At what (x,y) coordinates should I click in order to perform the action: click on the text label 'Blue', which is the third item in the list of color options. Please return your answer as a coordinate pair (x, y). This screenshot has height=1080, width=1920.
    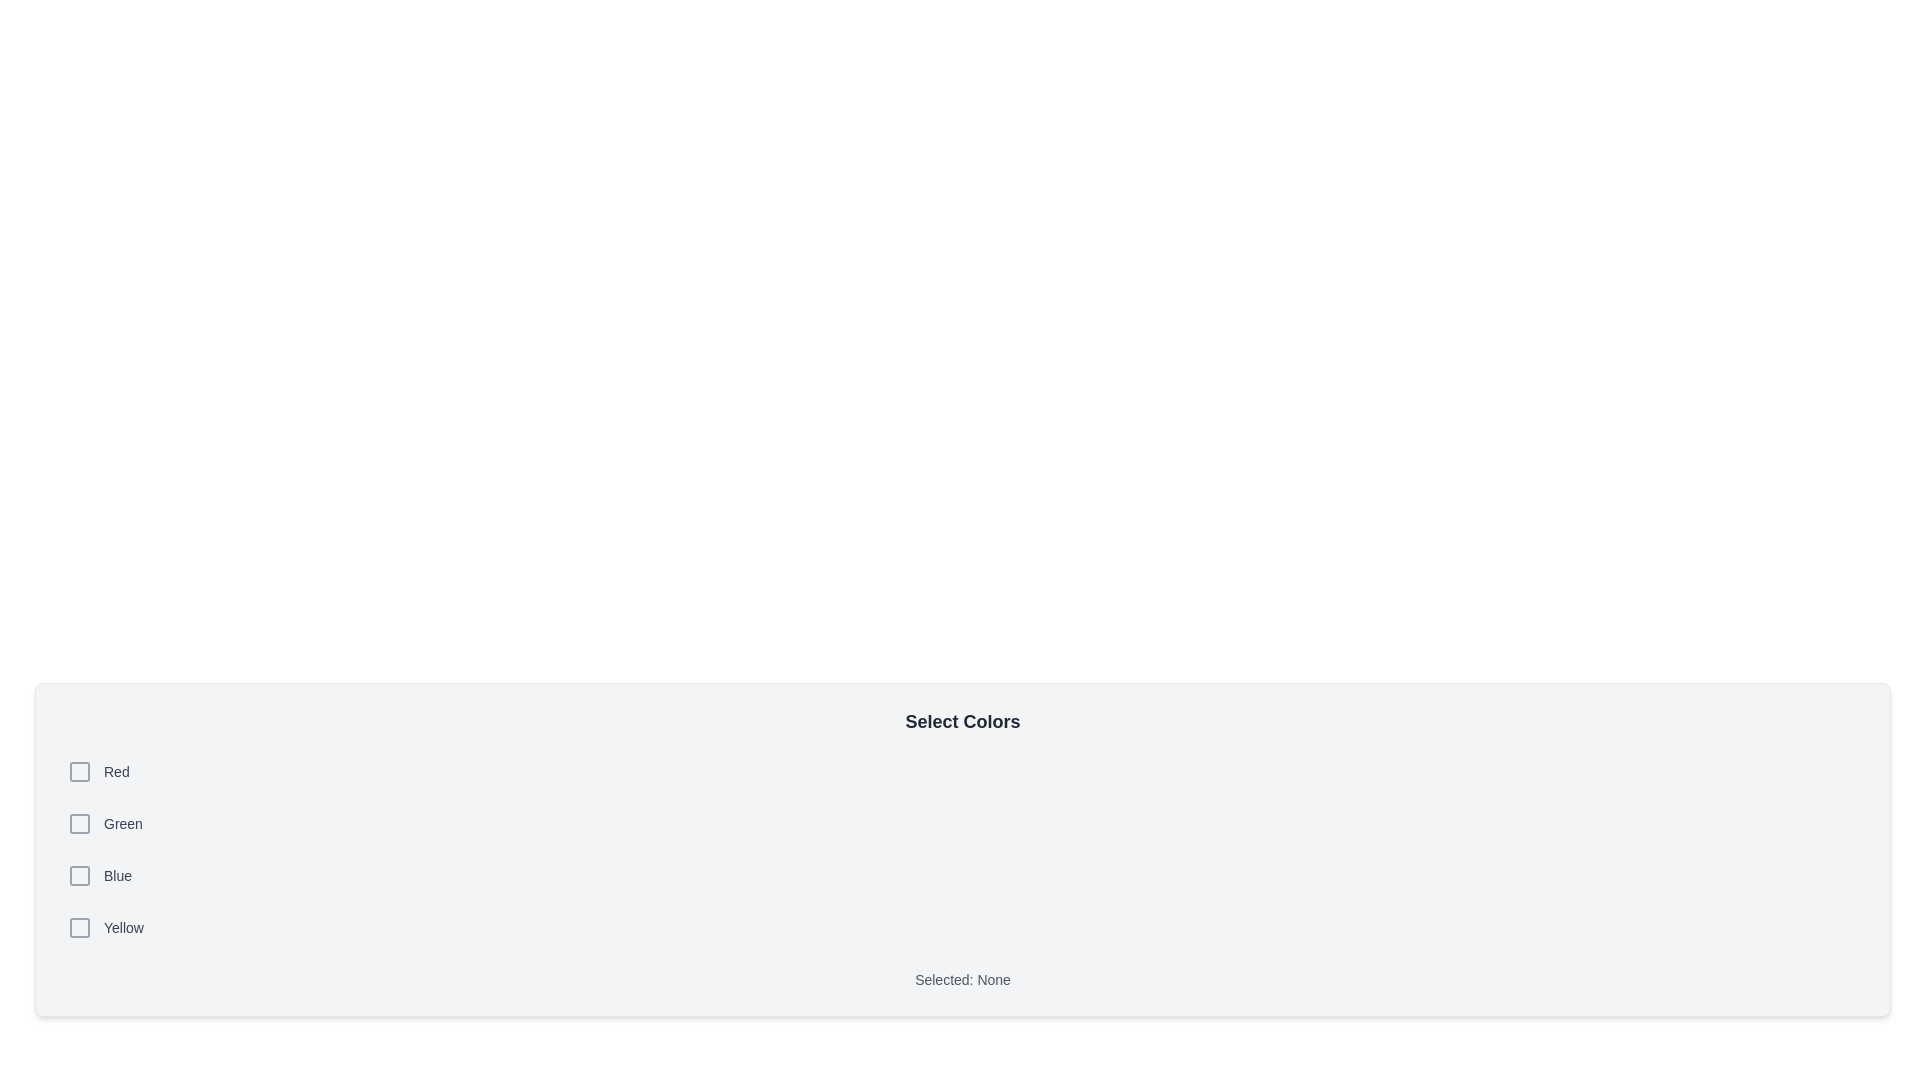
    Looking at the image, I should click on (117, 874).